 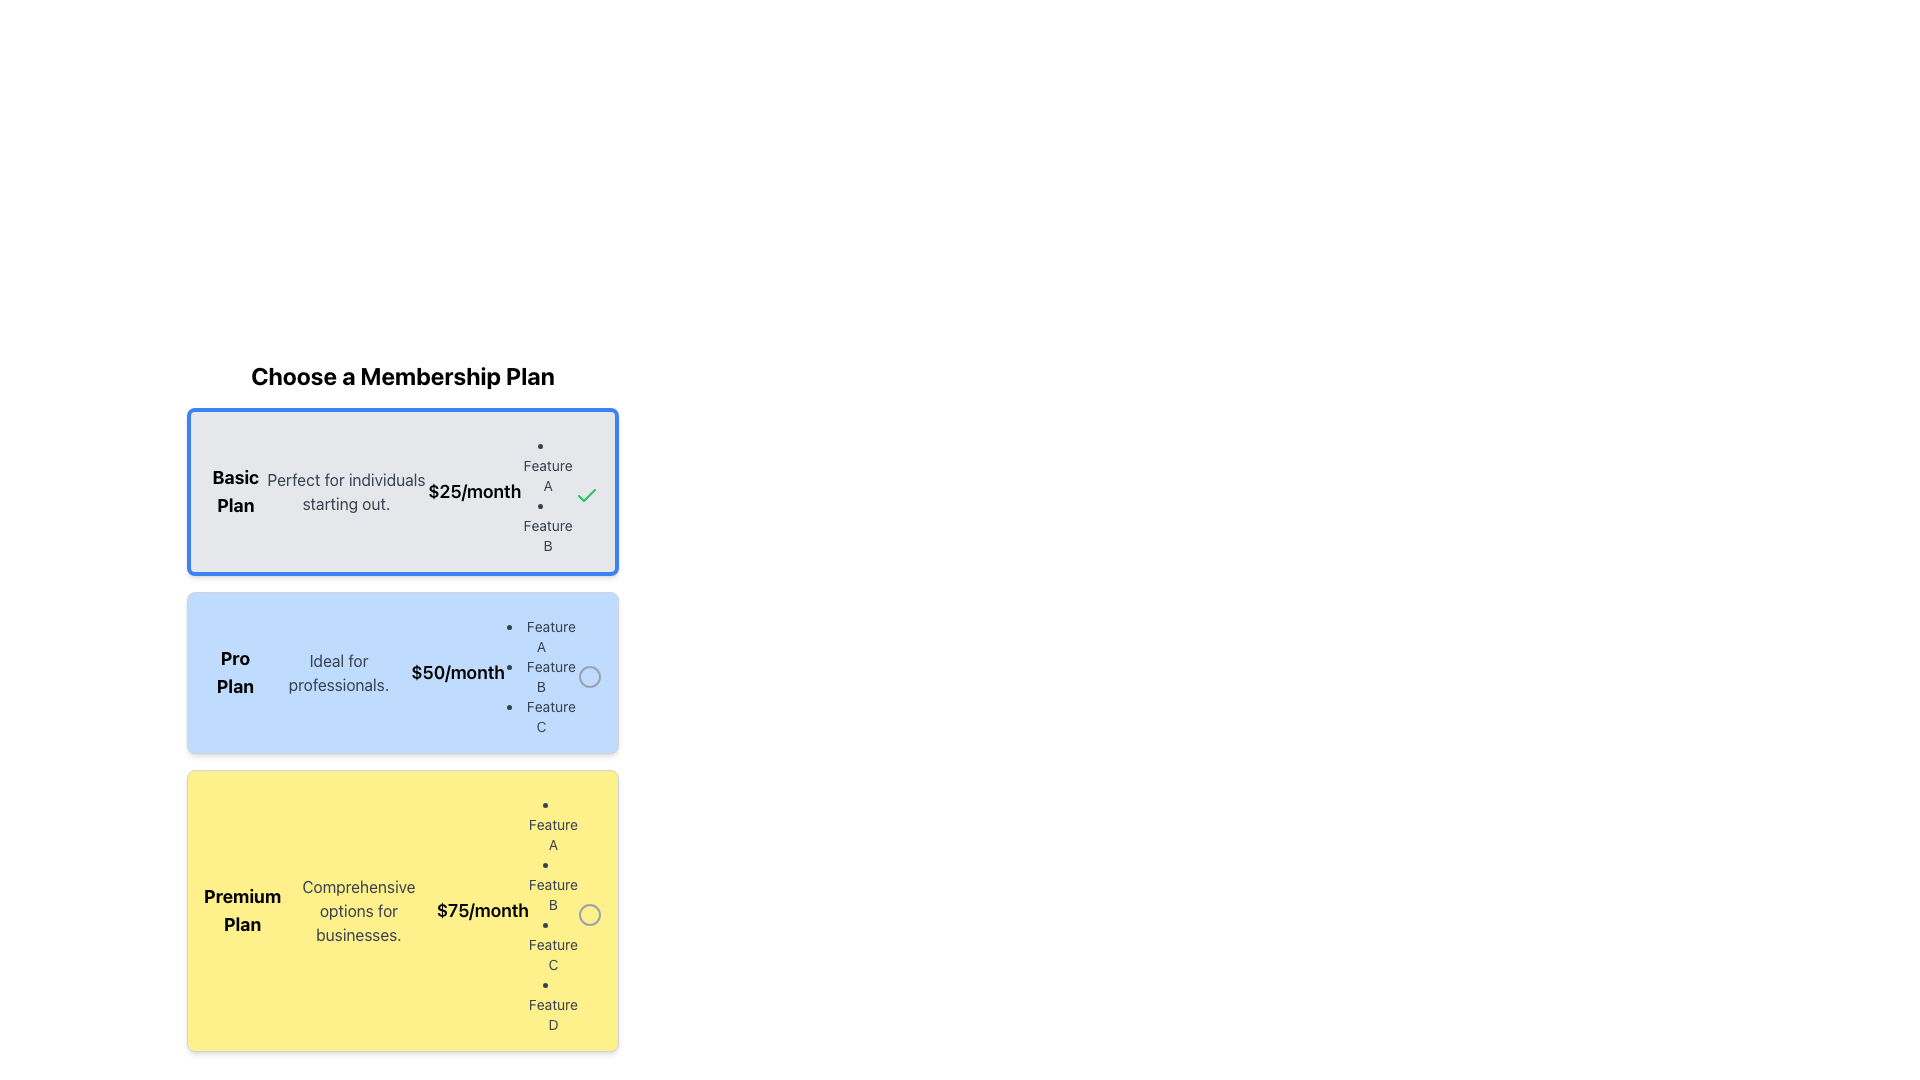 What do you see at coordinates (553, 945) in the screenshot?
I see `text label displaying 'Feature C' for the 'Premium Plan' located in the Premium Plan section with a yellow background, which is the third item in a vertical list of features` at bounding box center [553, 945].